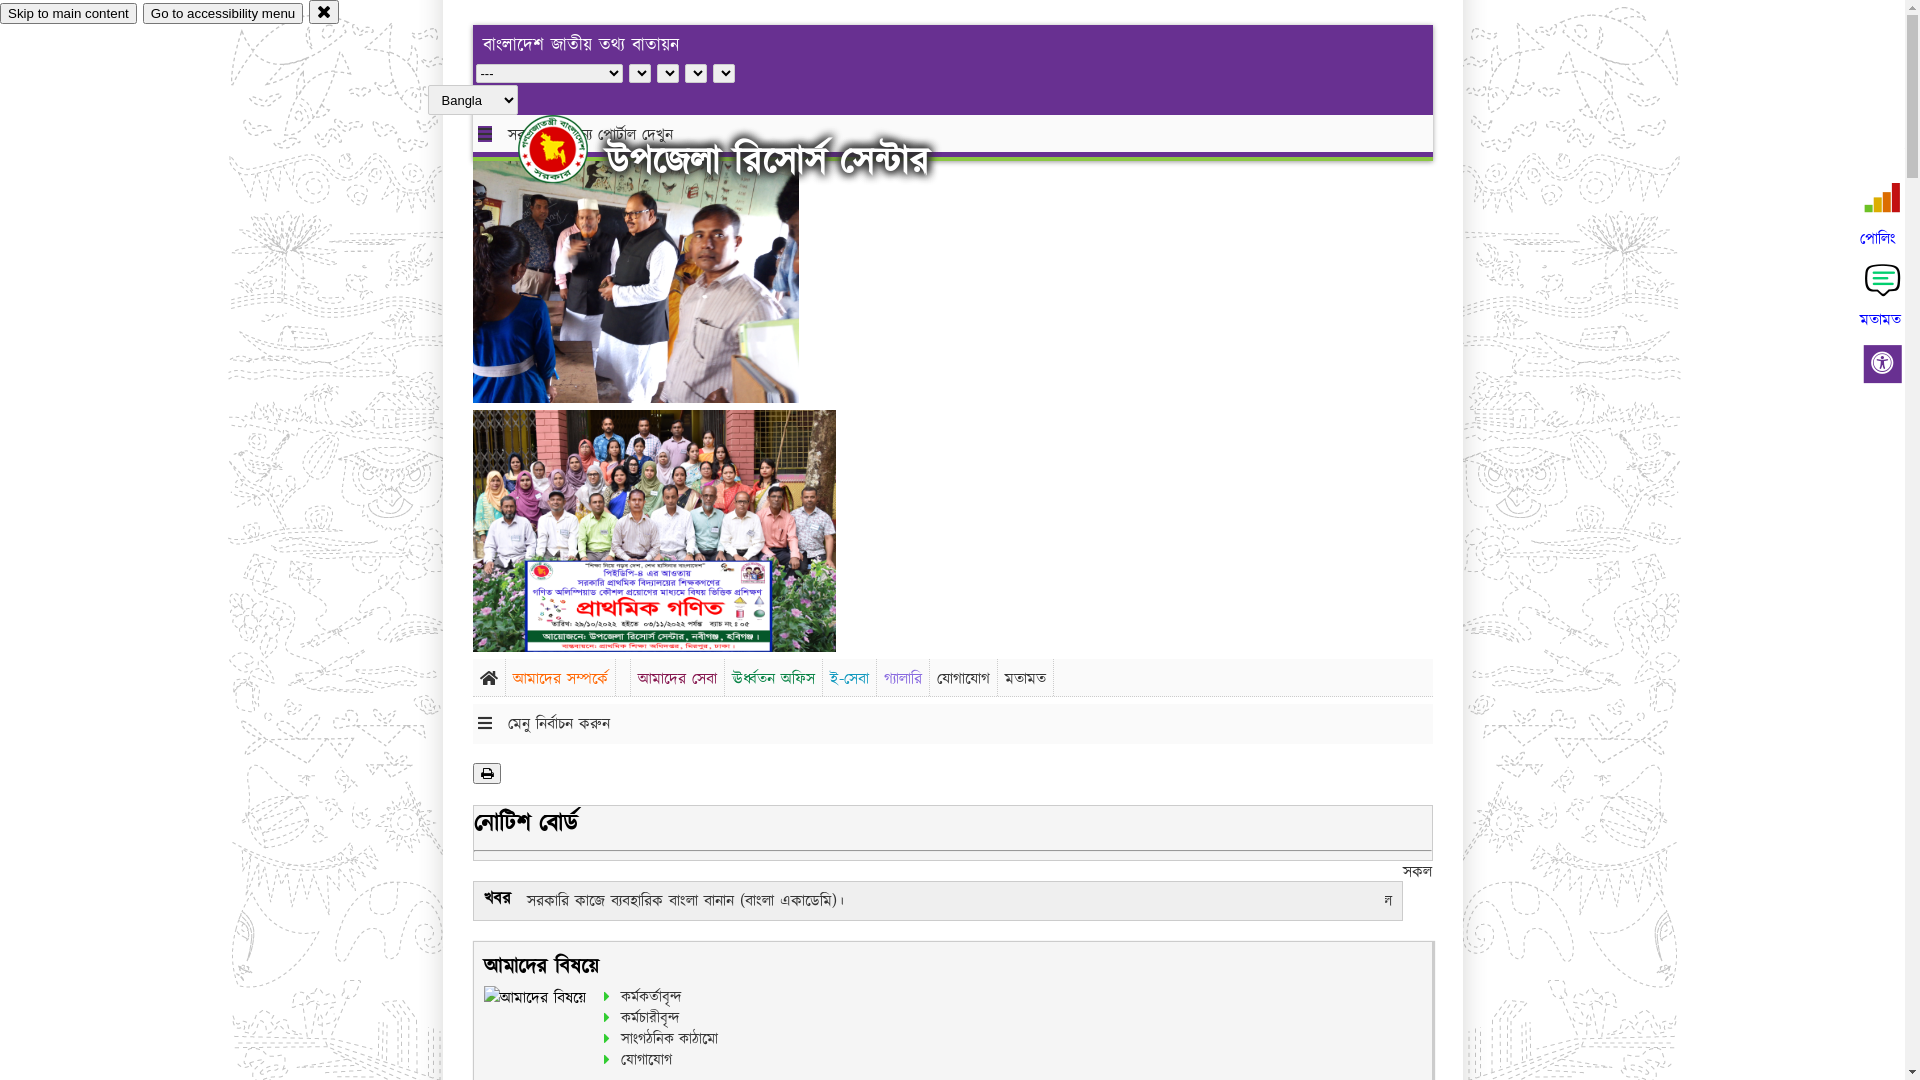 Image resolution: width=1920 pixels, height=1080 pixels. What do you see at coordinates (569, 148) in the screenshot?
I see `'` at bounding box center [569, 148].